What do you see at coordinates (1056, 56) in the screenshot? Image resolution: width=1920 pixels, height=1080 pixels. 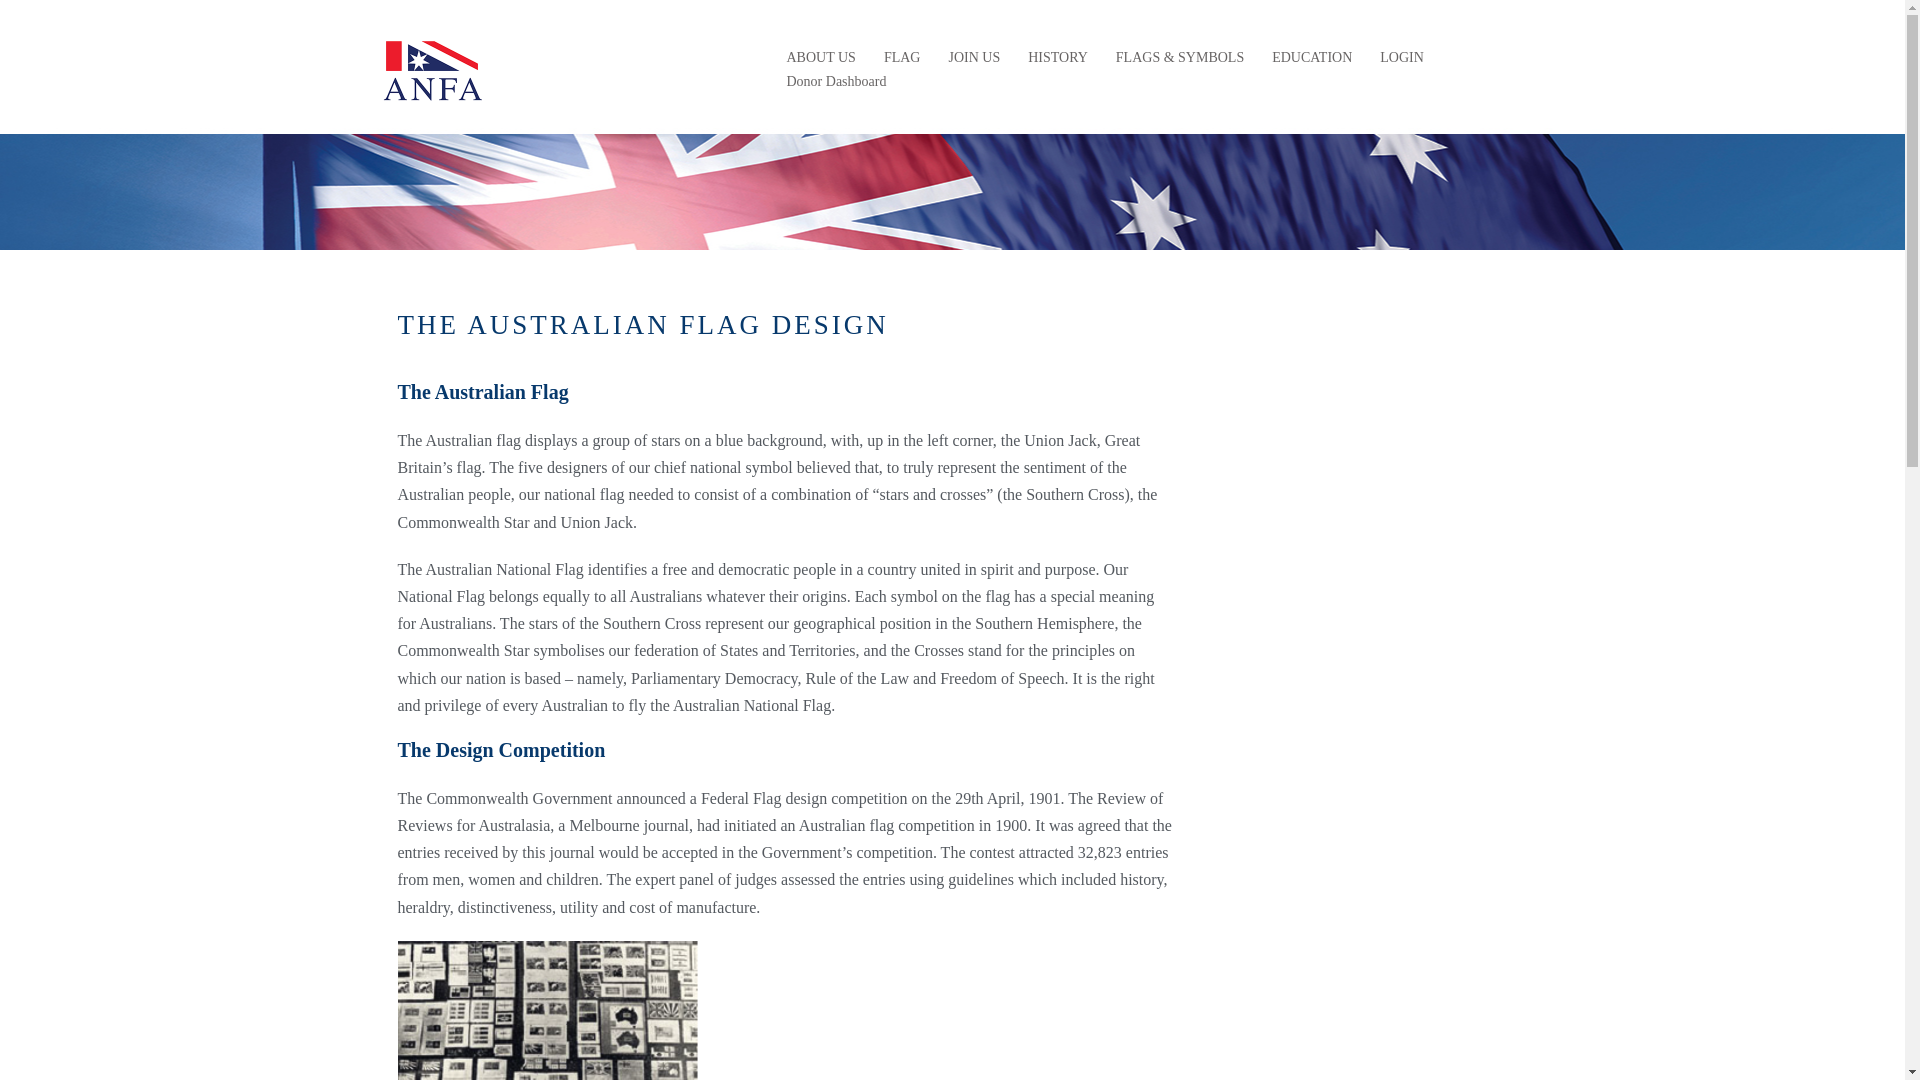 I see `'HISTORY'` at bounding box center [1056, 56].